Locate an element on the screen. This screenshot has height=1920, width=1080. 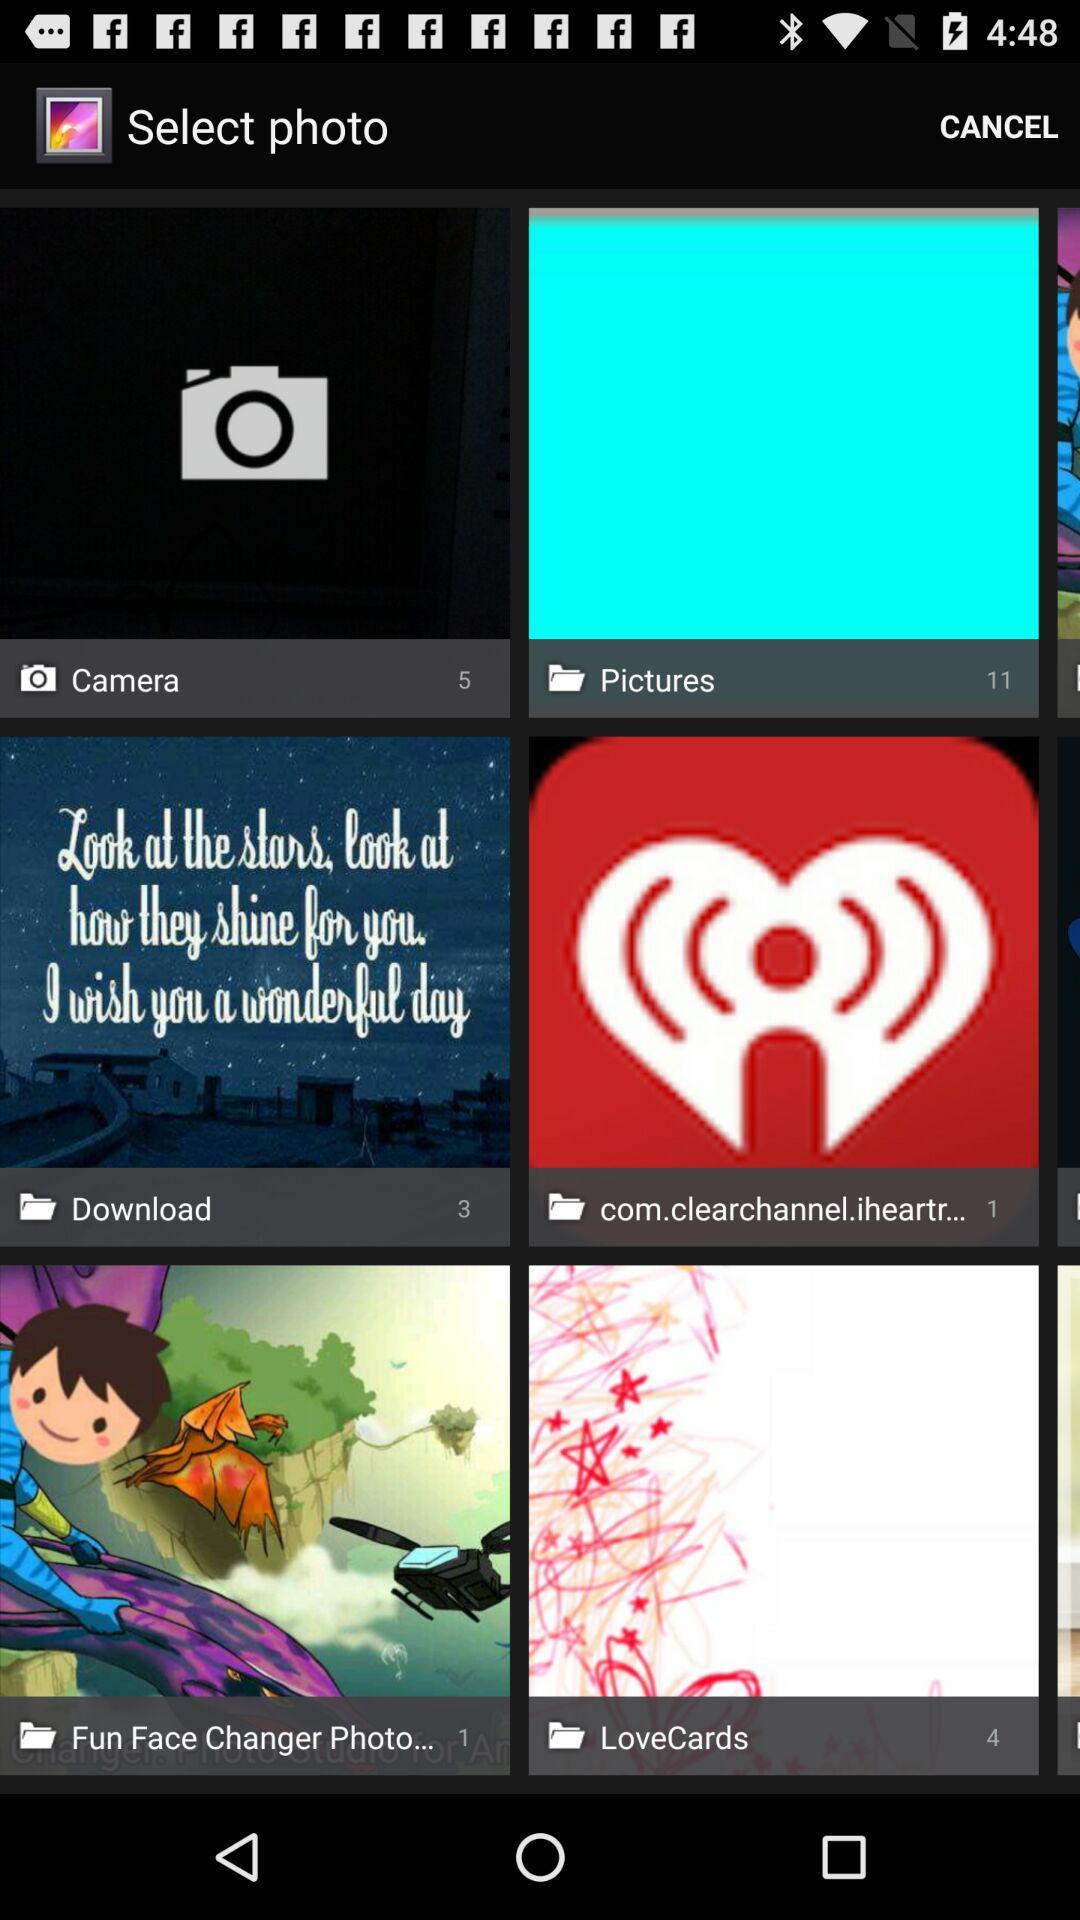
the cancel is located at coordinates (999, 124).